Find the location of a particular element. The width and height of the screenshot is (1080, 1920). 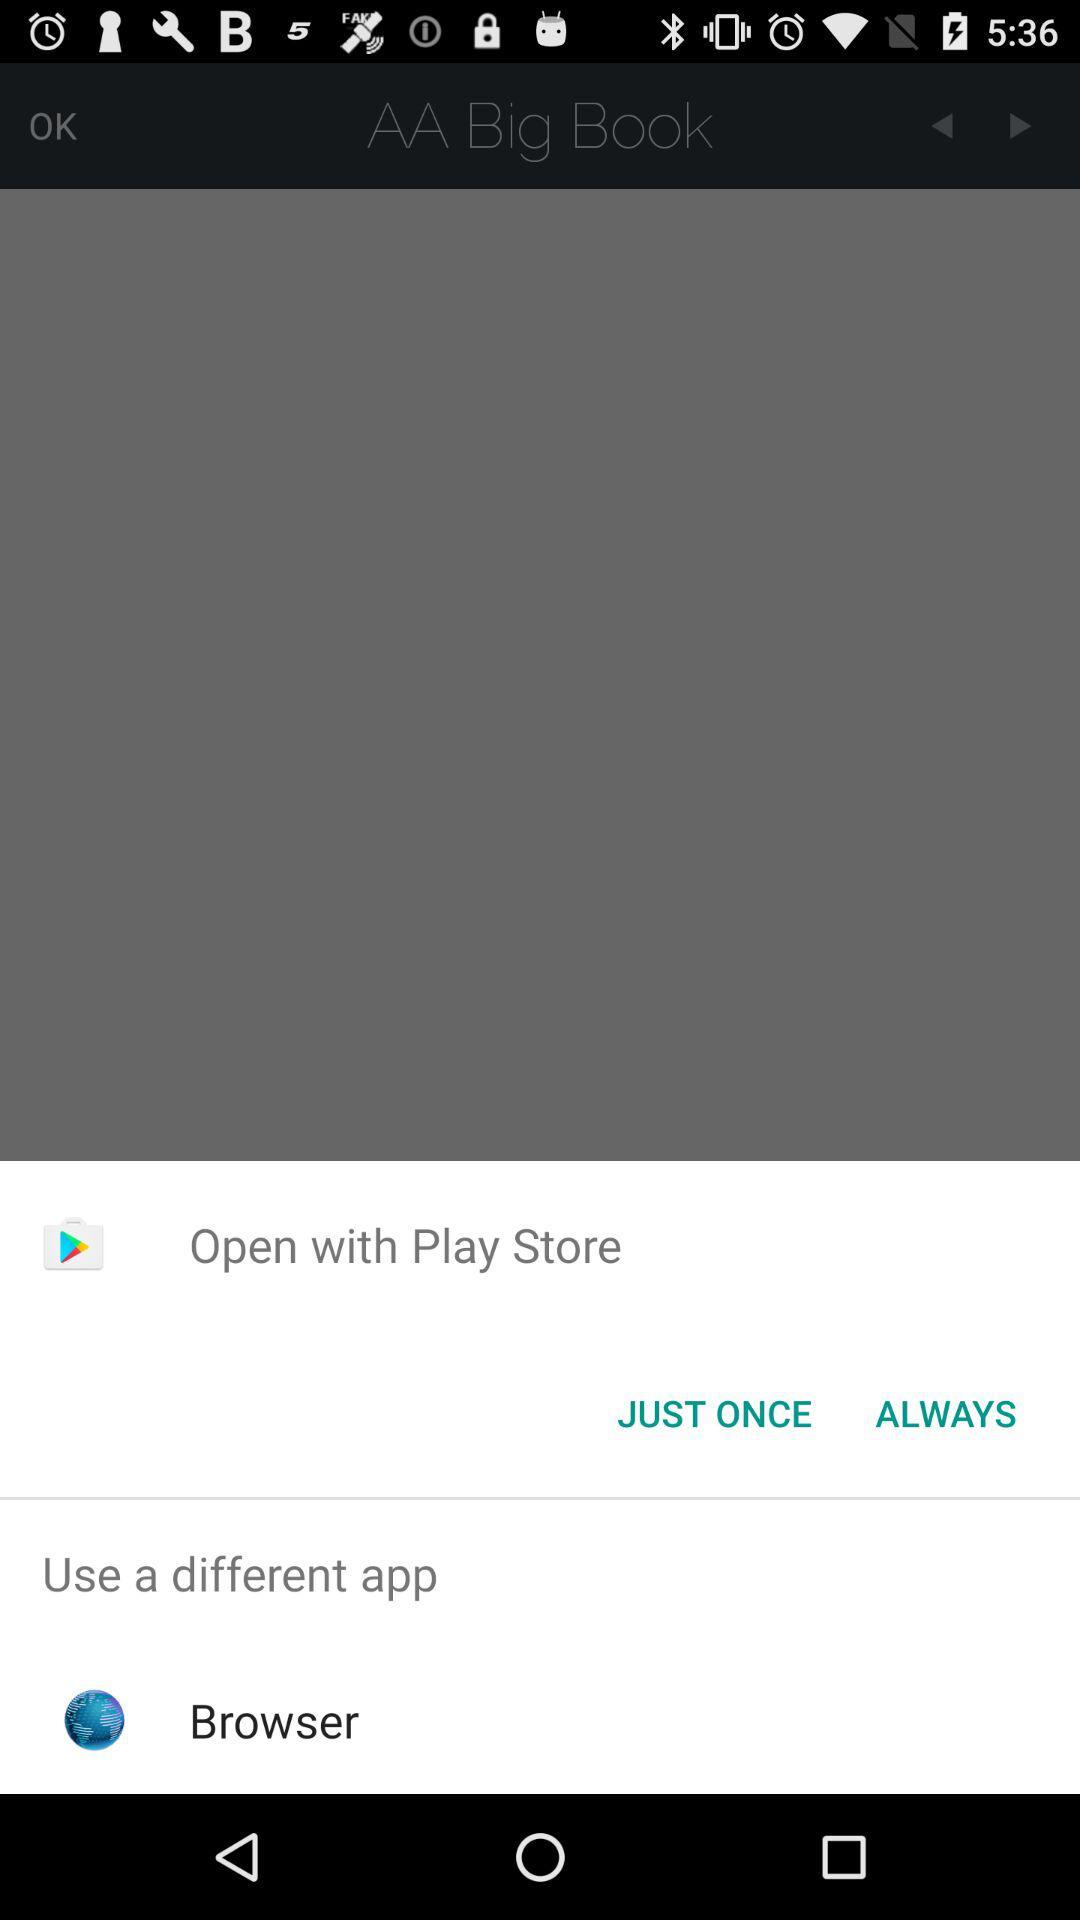

icon below use a different item is located at coordinates (274, 1719).